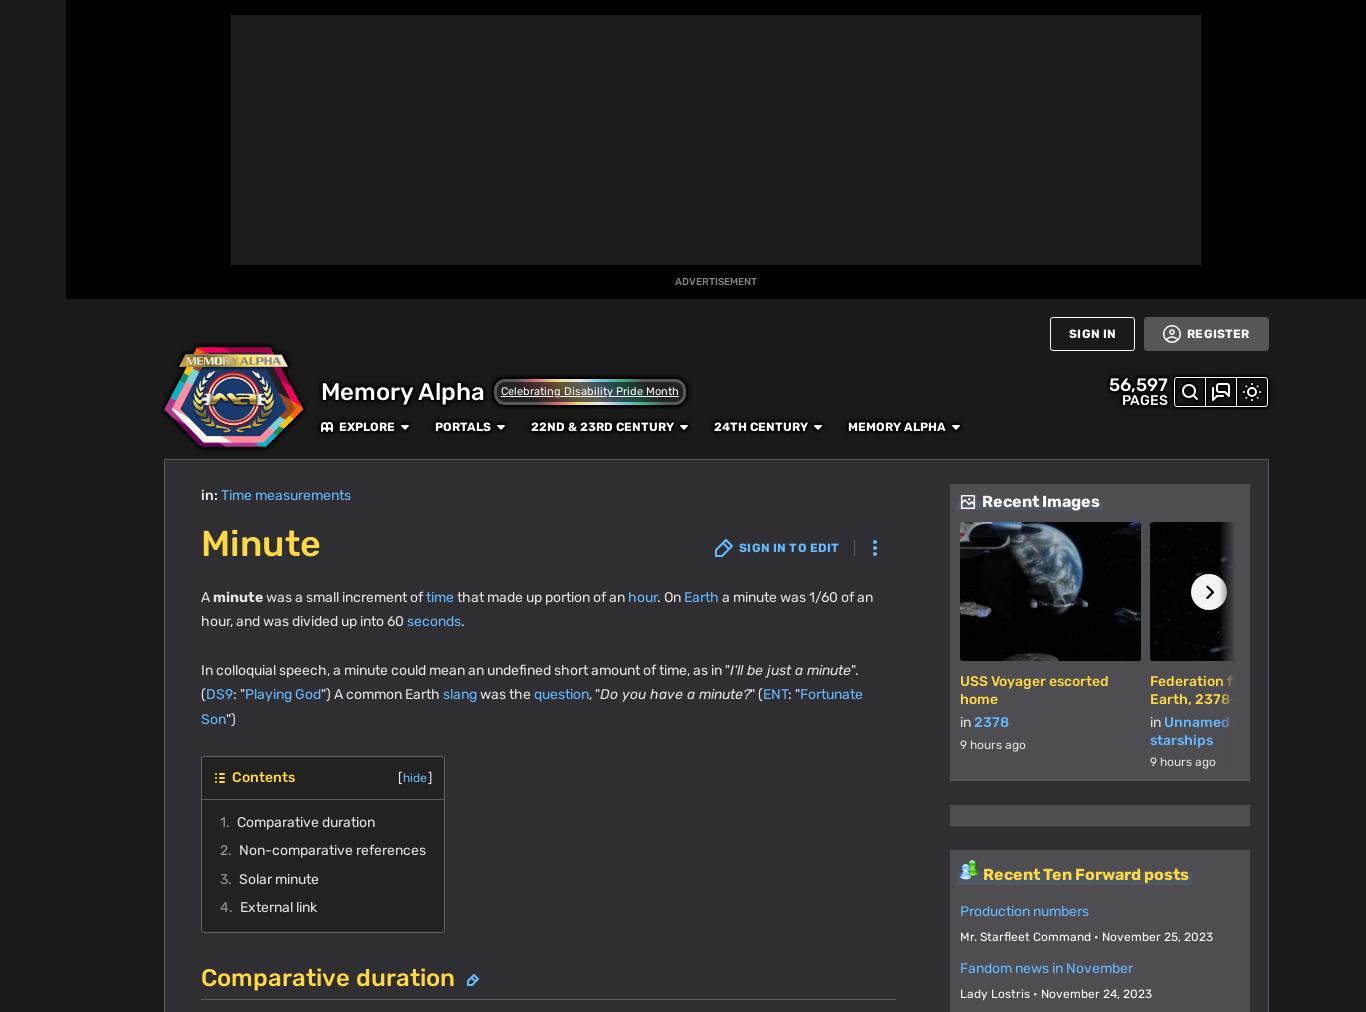  I want to click on 'information for full details.', so click(282, 196).